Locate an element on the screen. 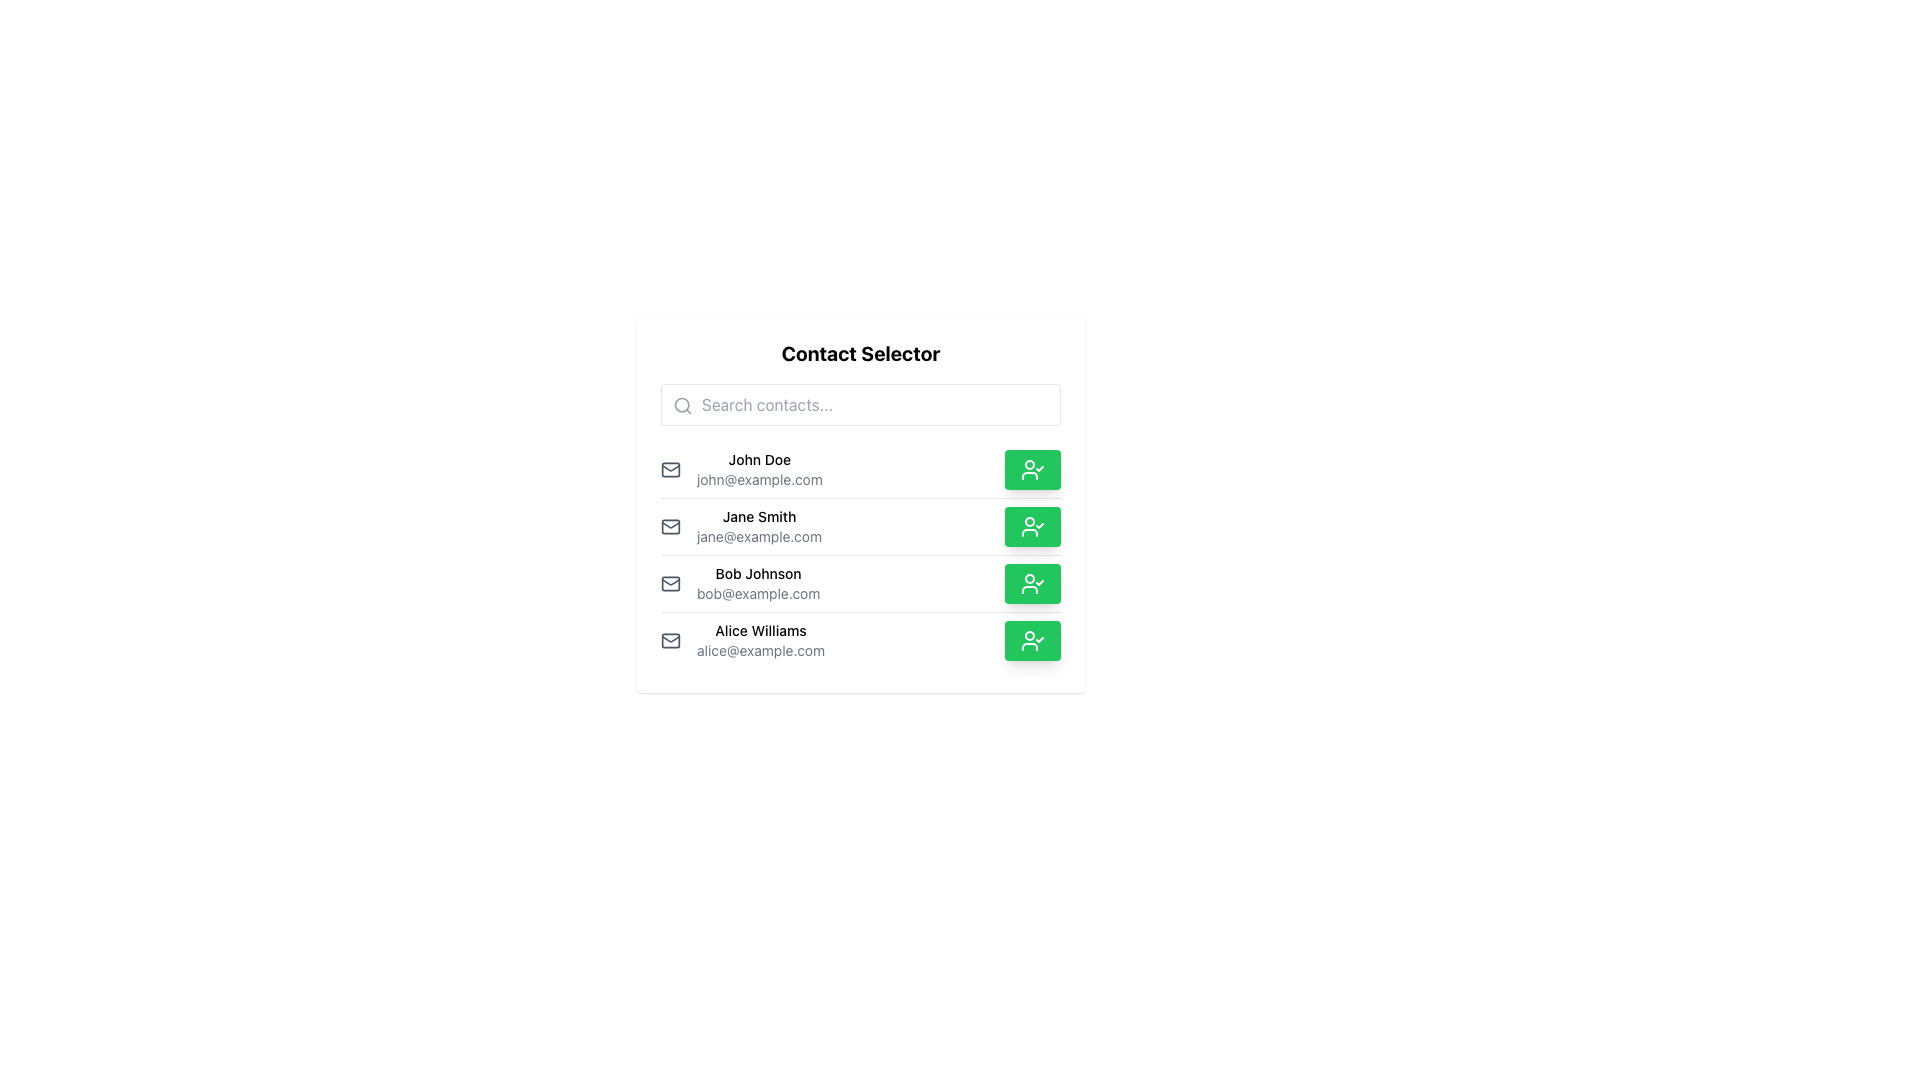  the button containing the user icon with a checkmark for 'Bob Johnson' is located at coordinates (1032, 583).